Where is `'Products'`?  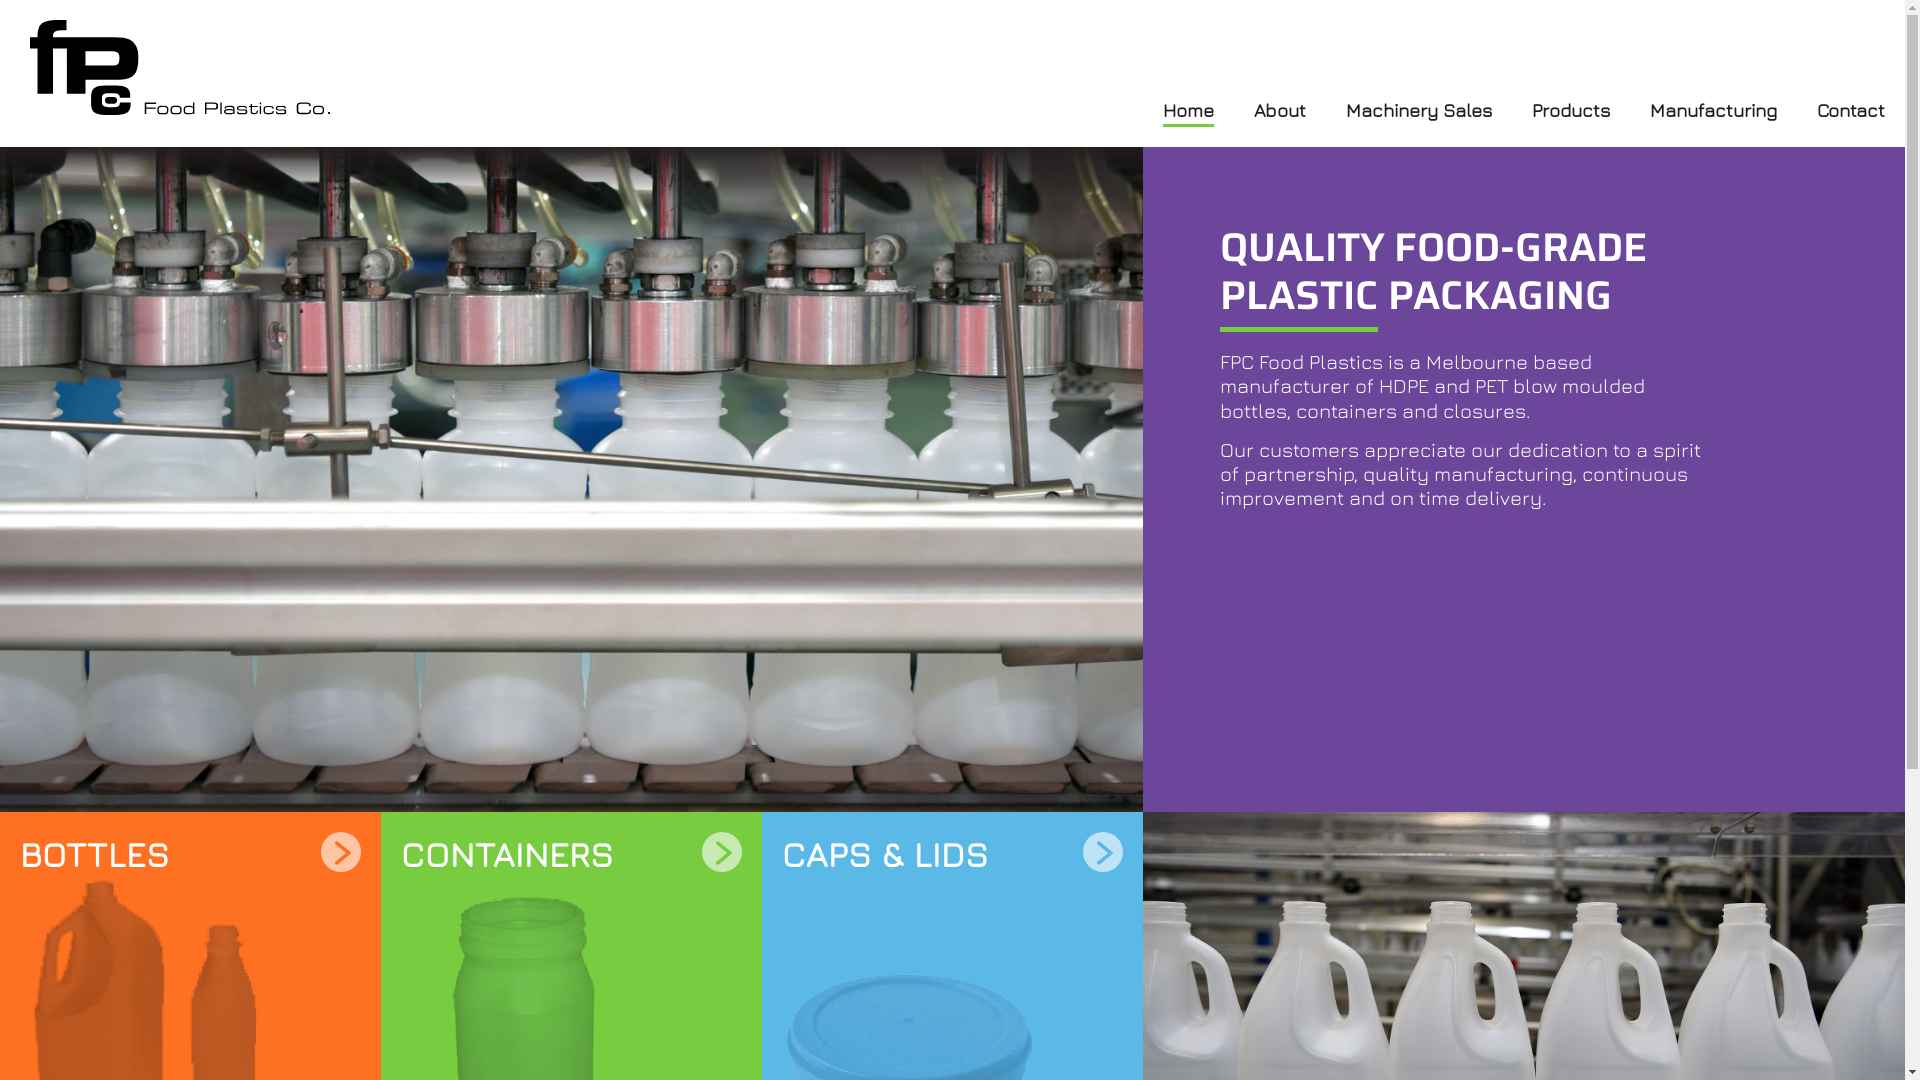
'Products' is located at coordinates (1569, 111).